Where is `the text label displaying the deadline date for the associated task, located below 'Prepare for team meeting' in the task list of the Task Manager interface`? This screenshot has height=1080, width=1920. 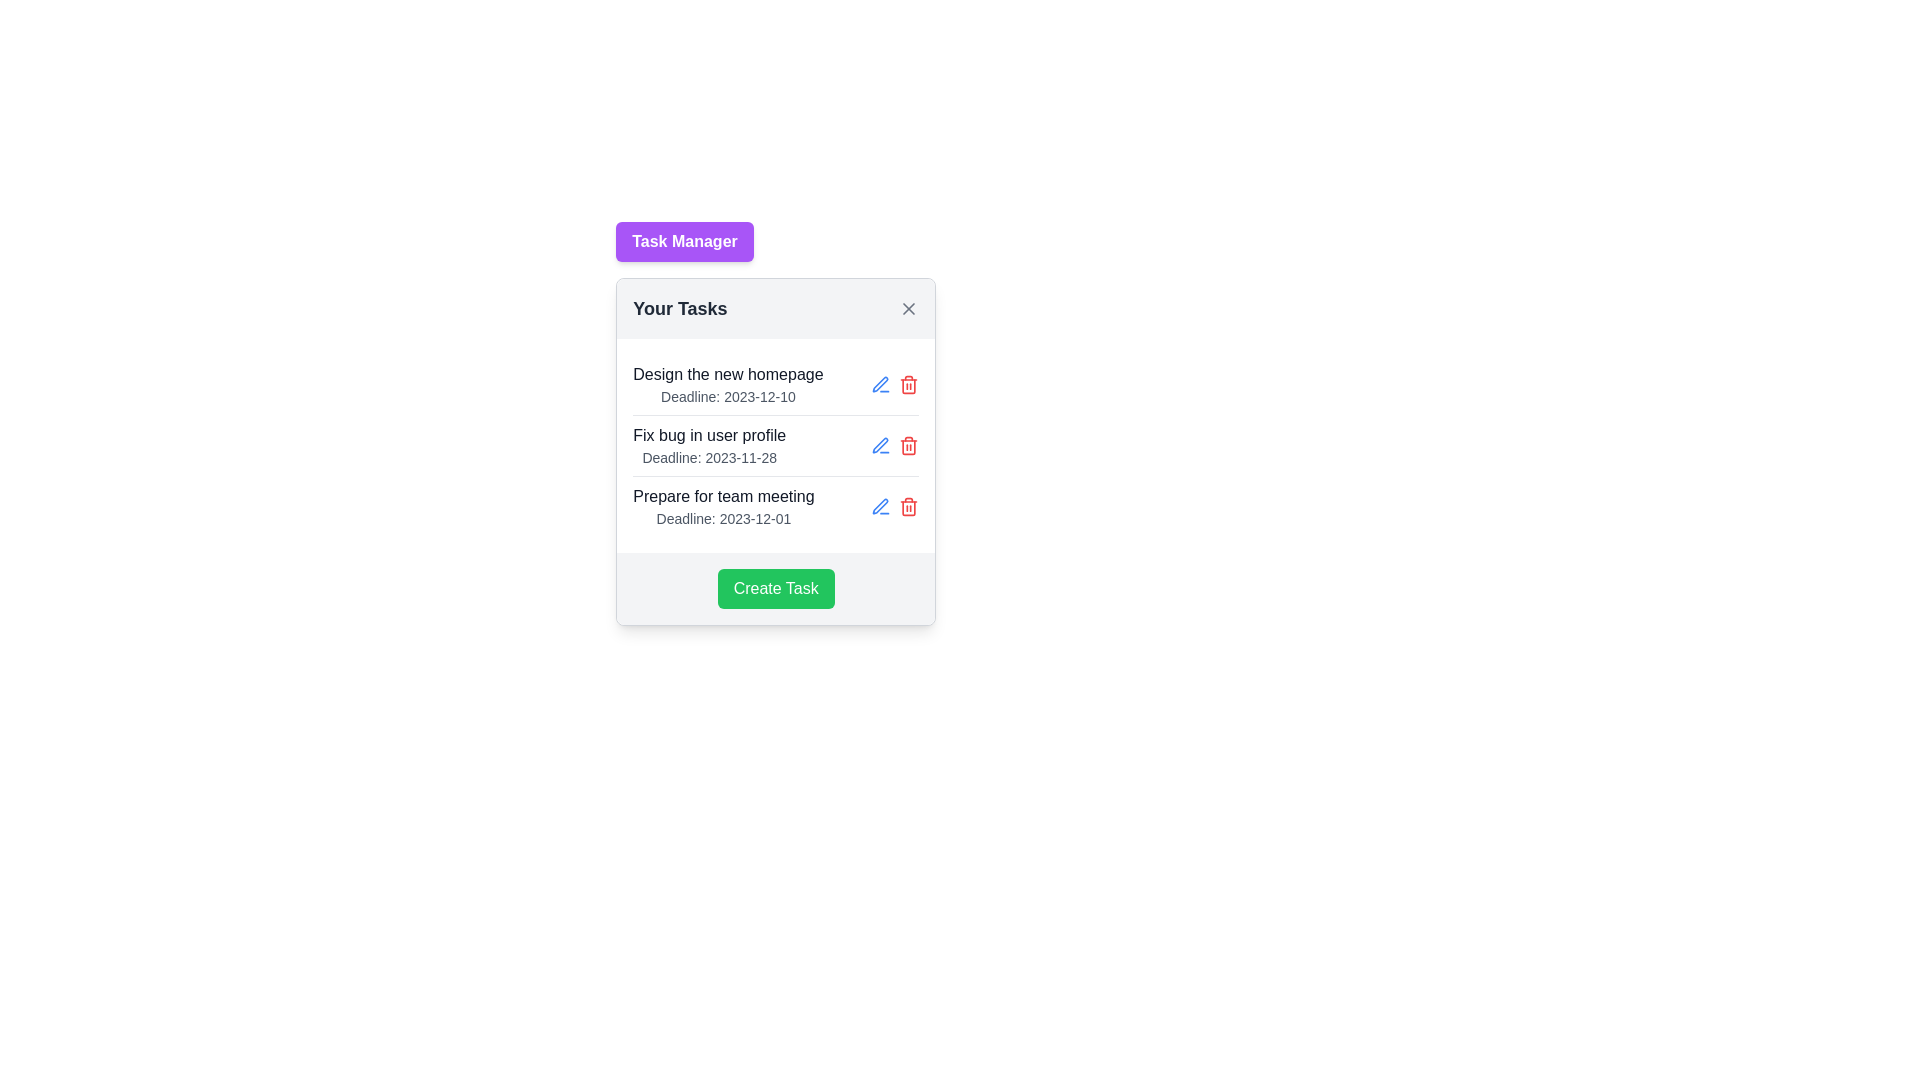
the text label displaying the deadline date for the associated task, located below 'Prepare for team meeting' in the task list of the Task Manager interface is located at coordinates (723, 518).